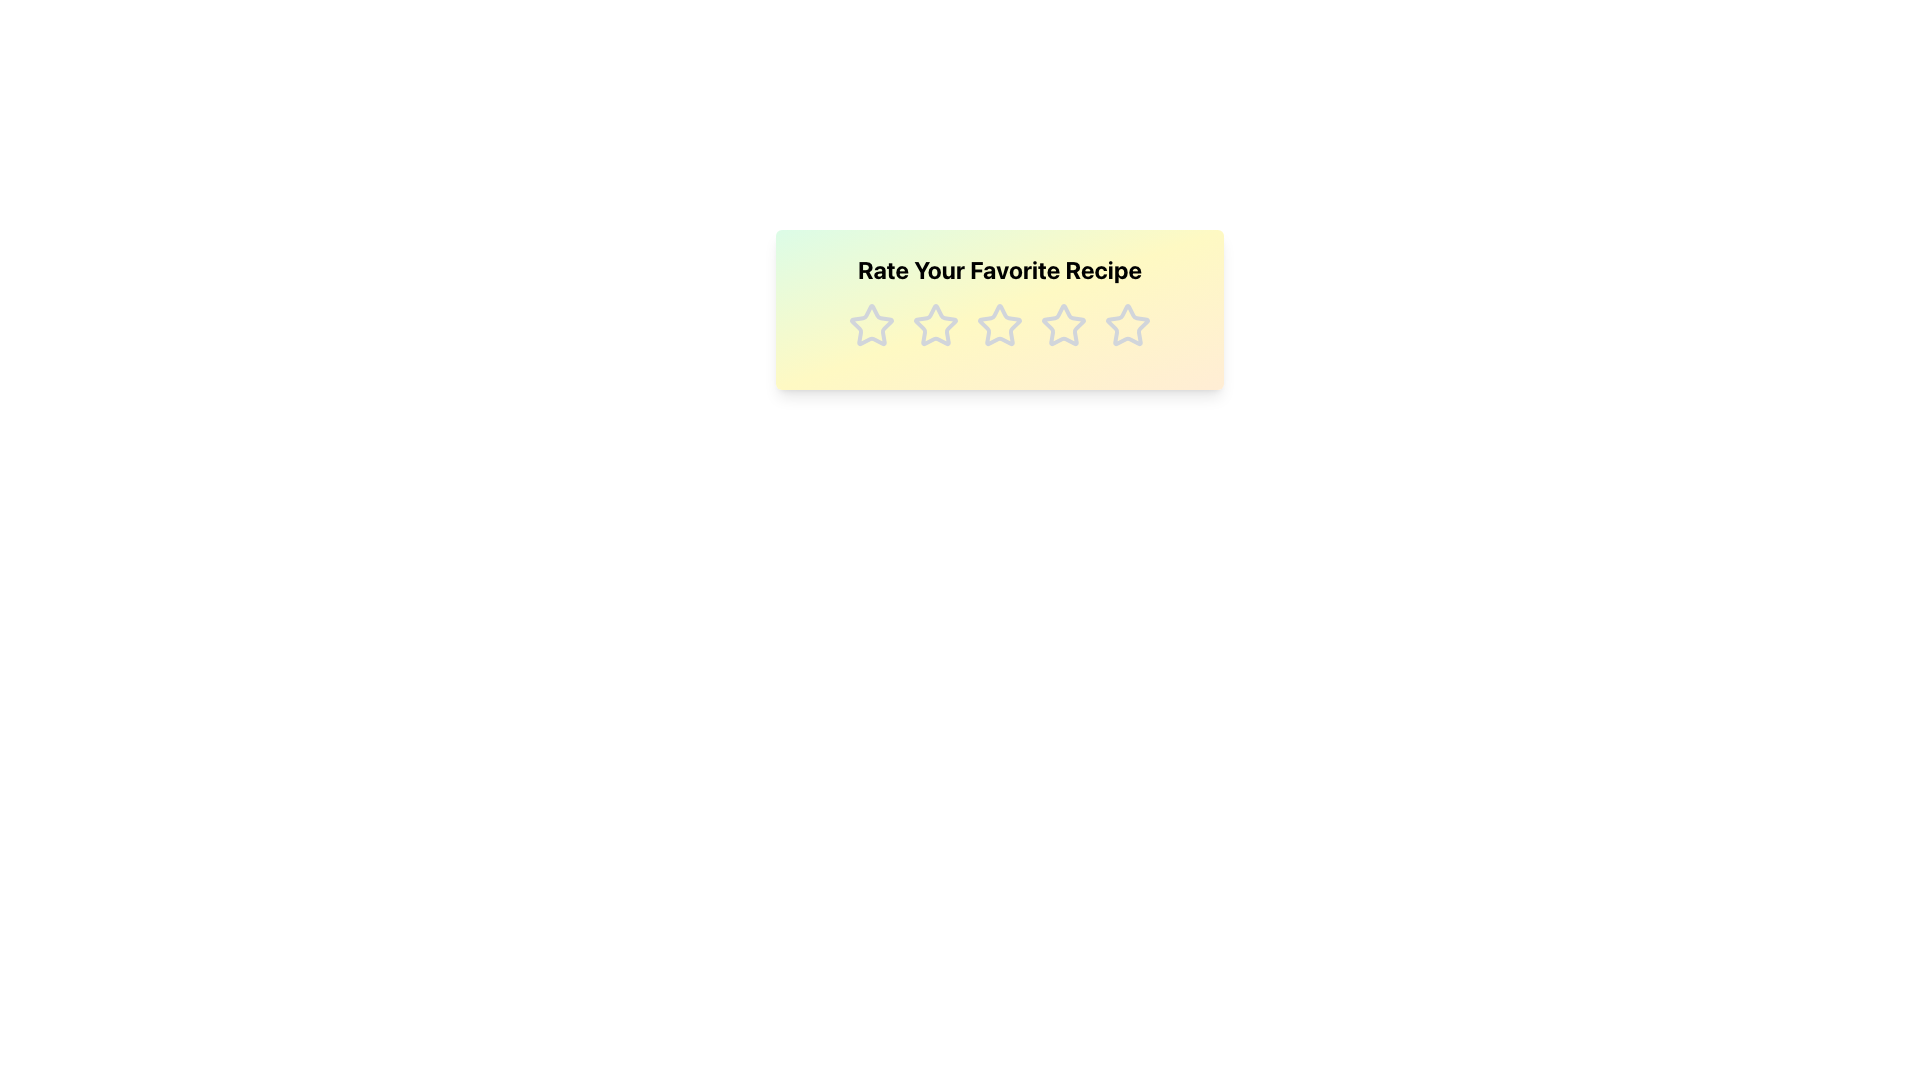 The image size is (1920, 1080). What do you see at coordinates (870, 323) in the screenshot?
I see `the first star icon in the rating system located beneath the 'Rate Your Favorite Recipe' label` at bounding box center [870, 323].